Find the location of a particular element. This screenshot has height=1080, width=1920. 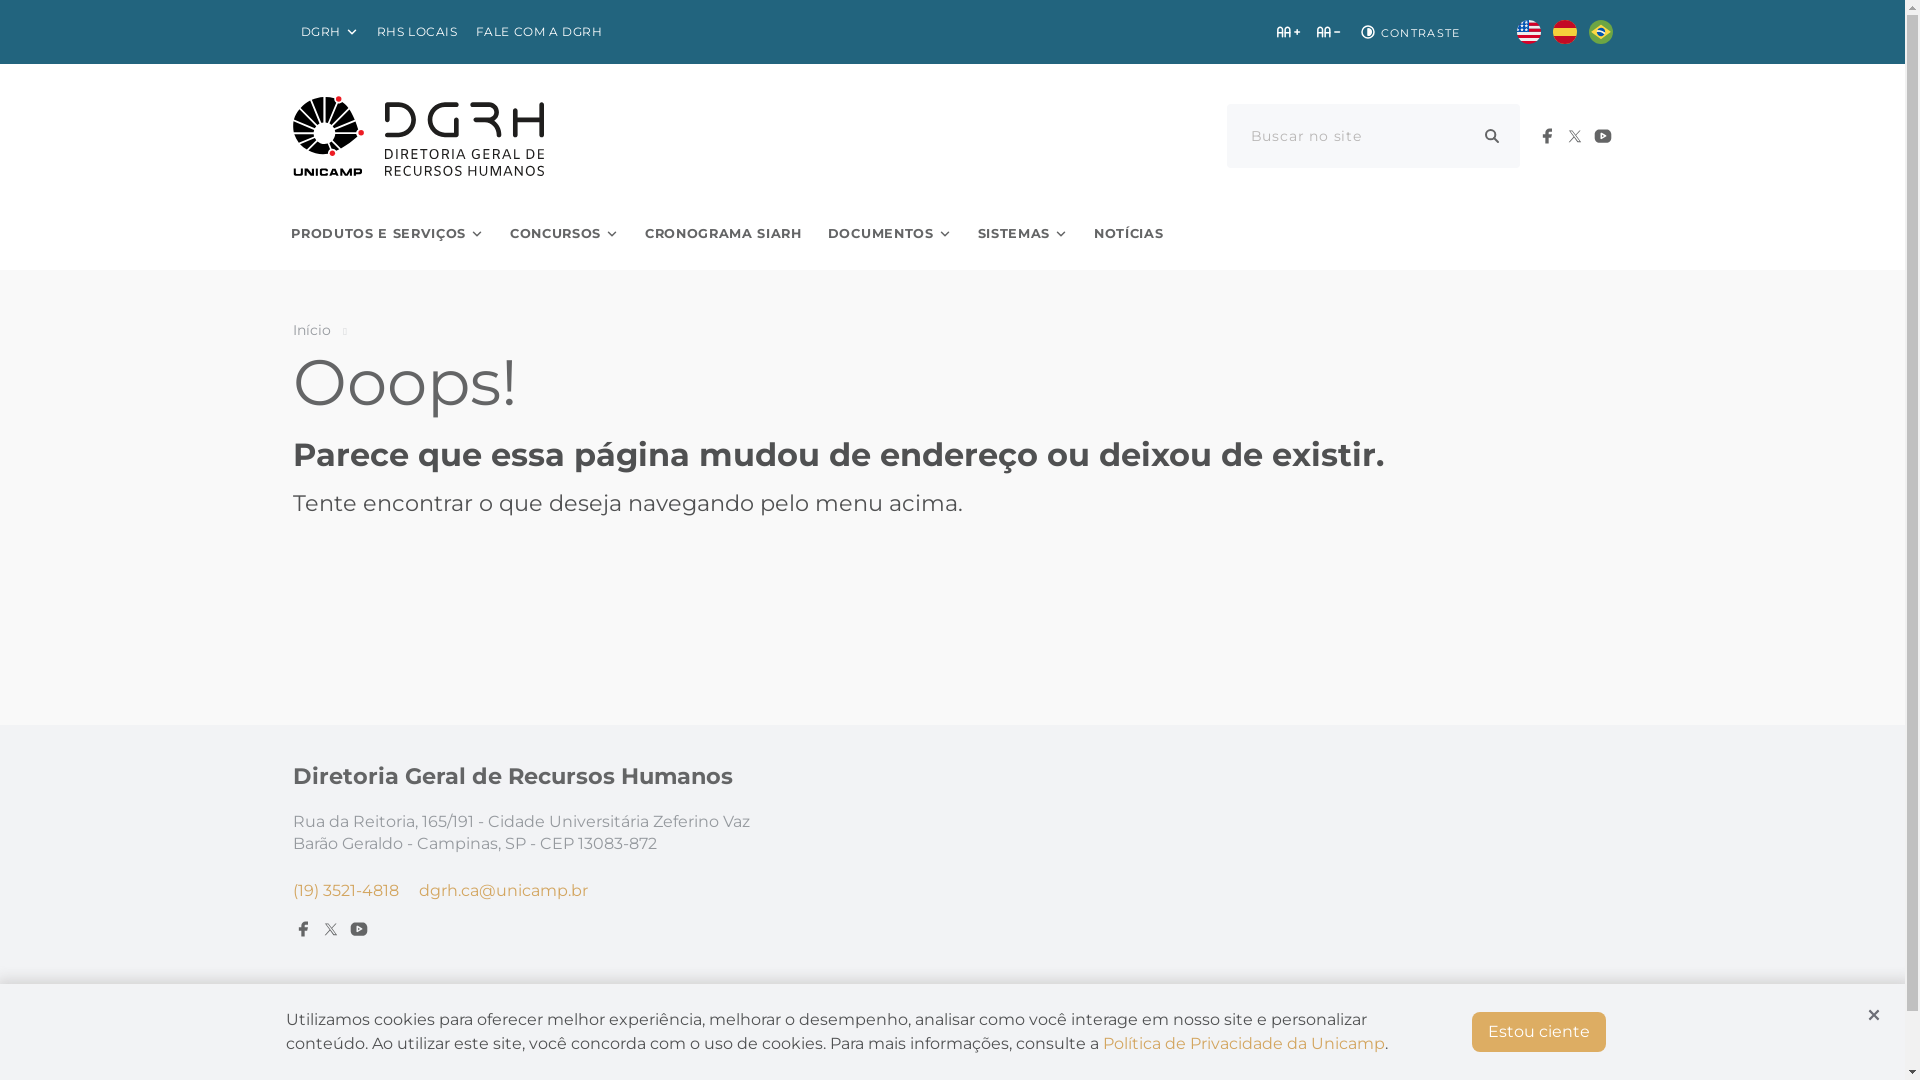

'Spanish' is located at coordinates (1563, 31).